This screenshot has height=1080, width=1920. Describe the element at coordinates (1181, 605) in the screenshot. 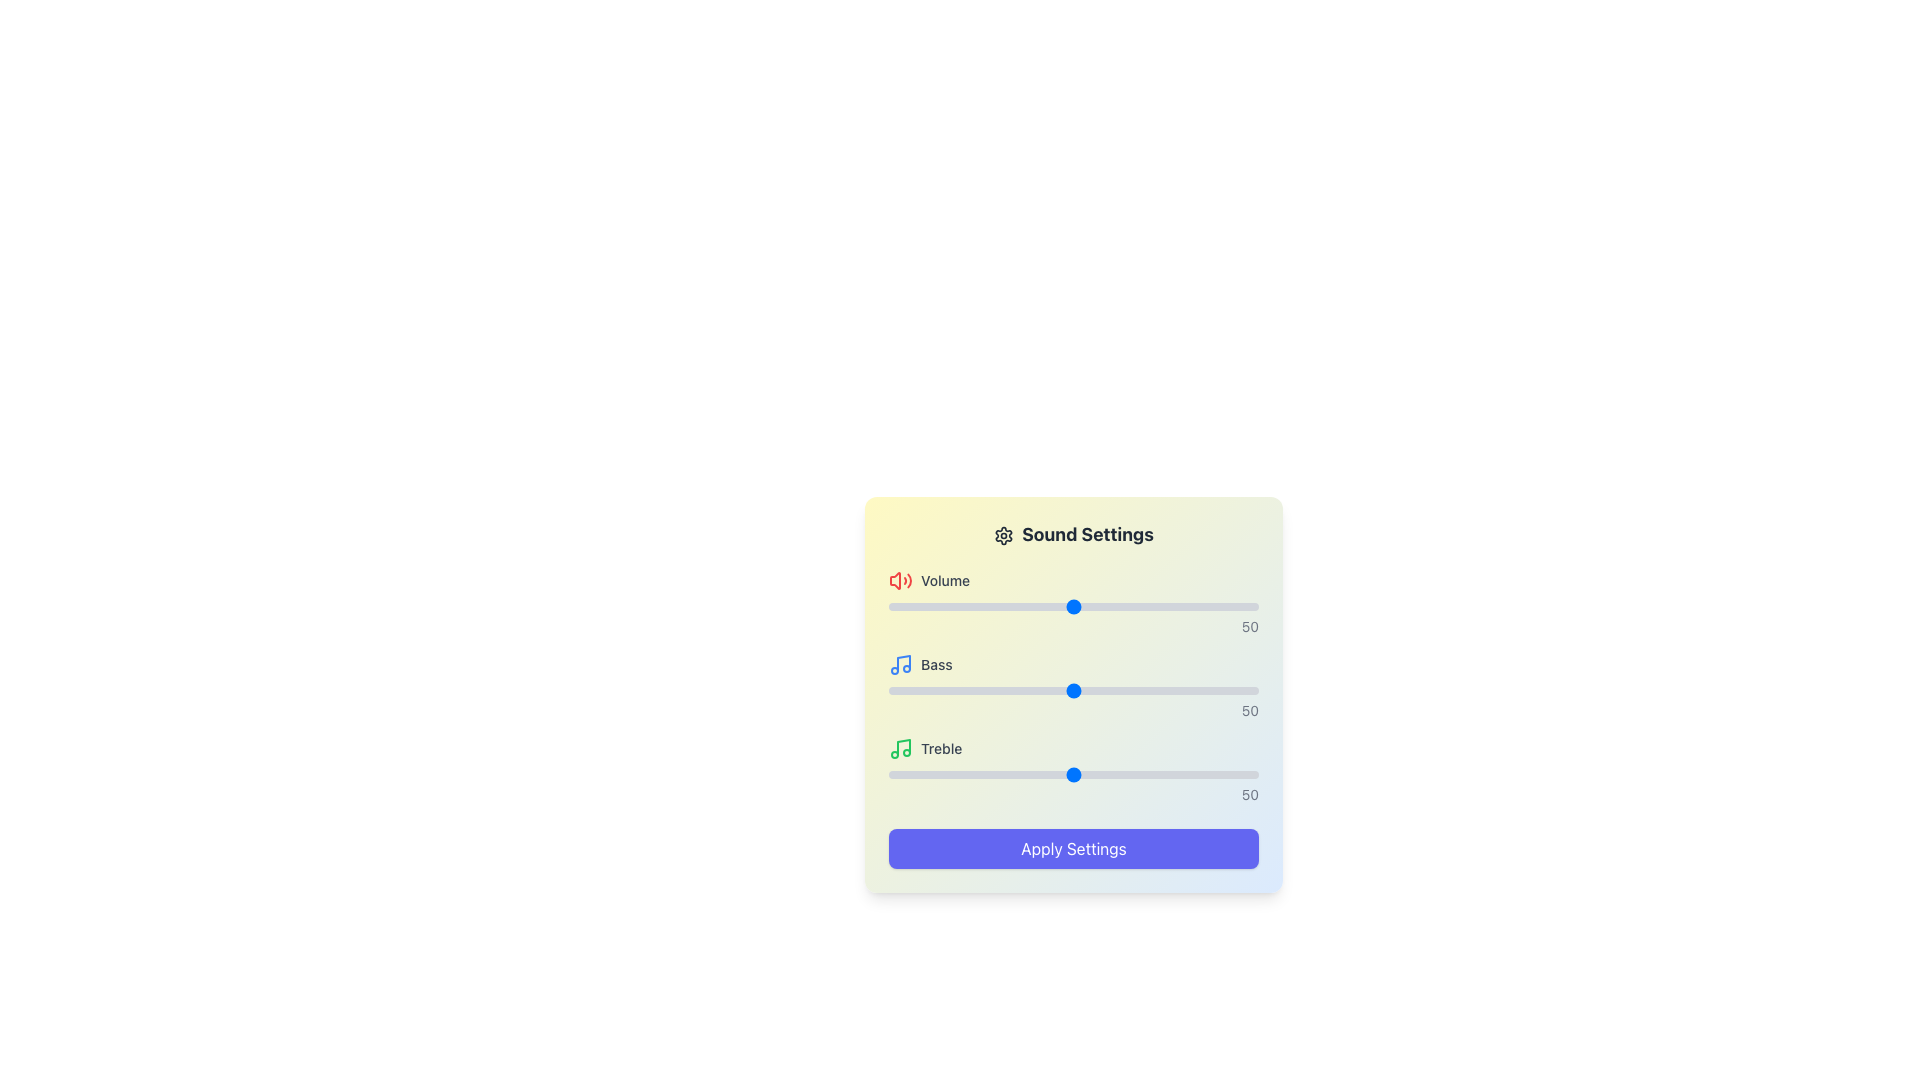

I see `the volume` at that location.